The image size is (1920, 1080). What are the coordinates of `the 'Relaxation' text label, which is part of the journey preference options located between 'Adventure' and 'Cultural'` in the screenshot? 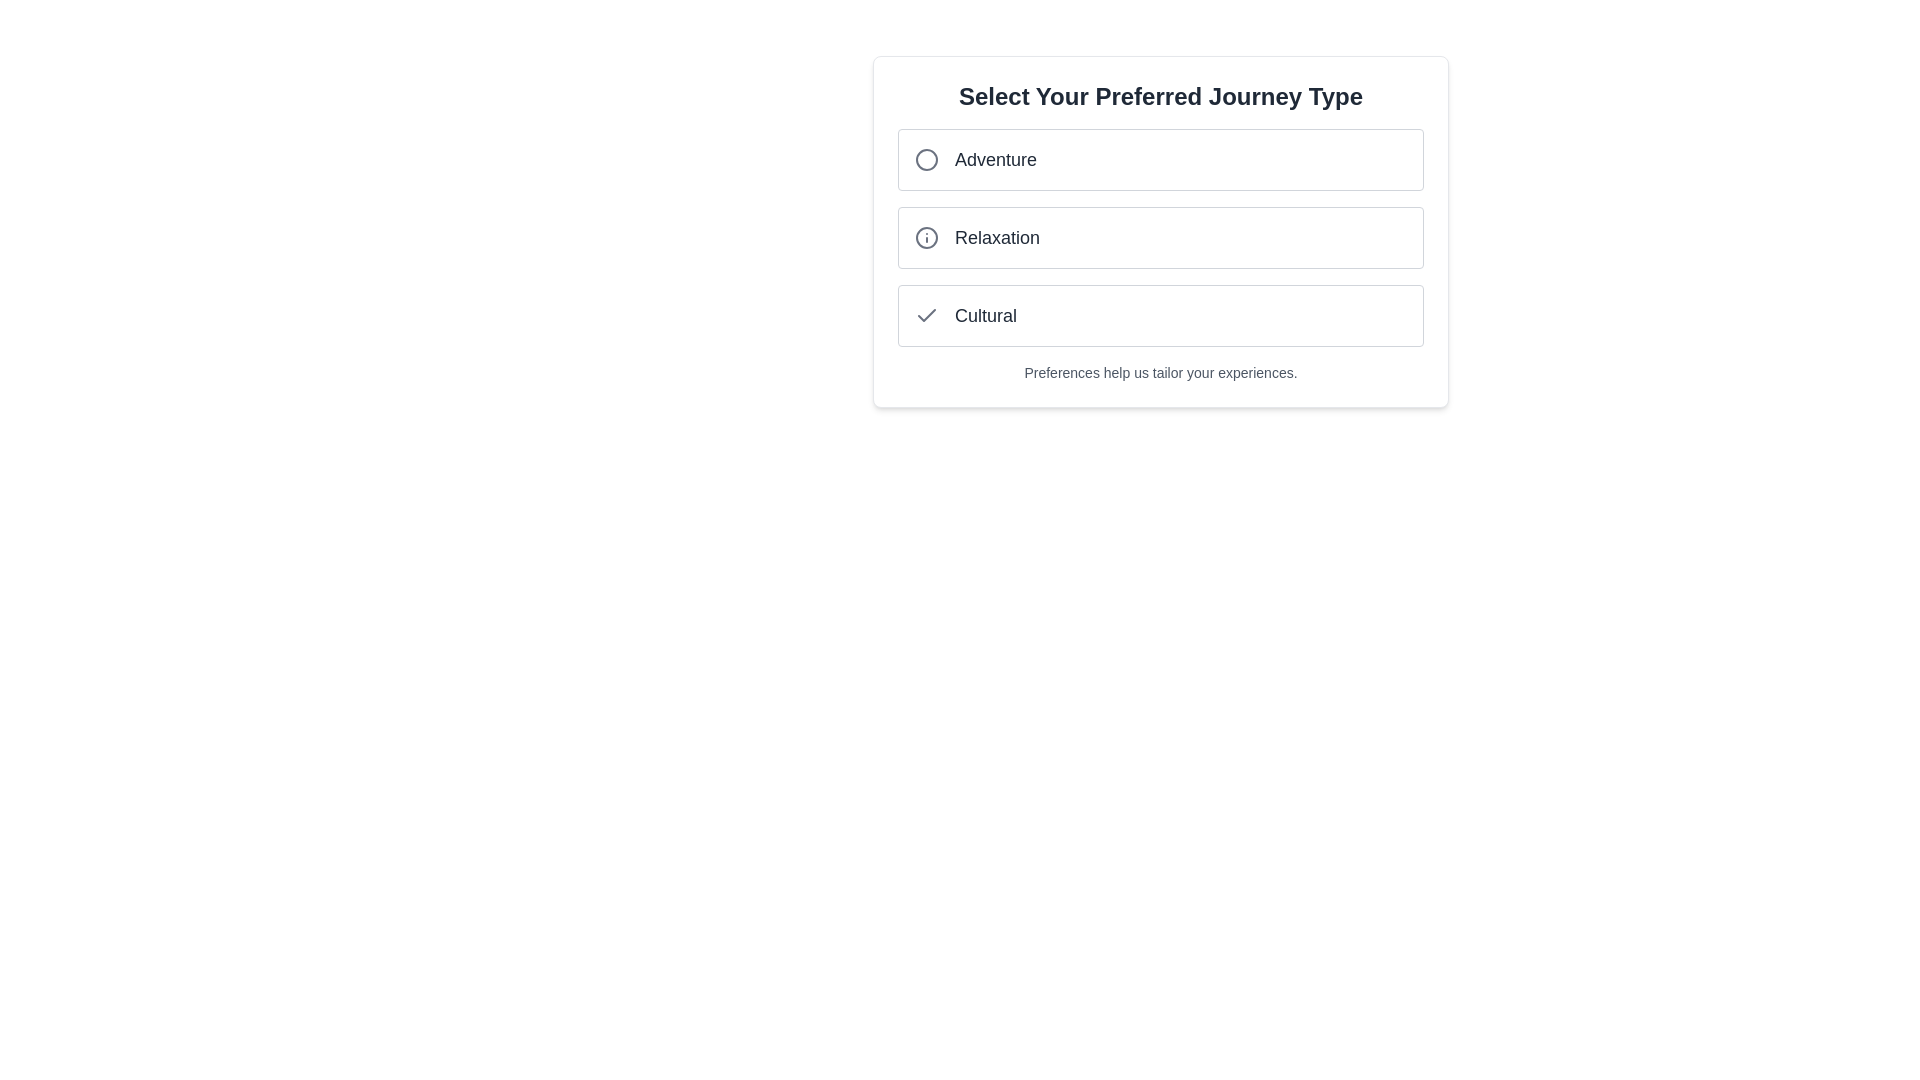 It's located at (997, 237).